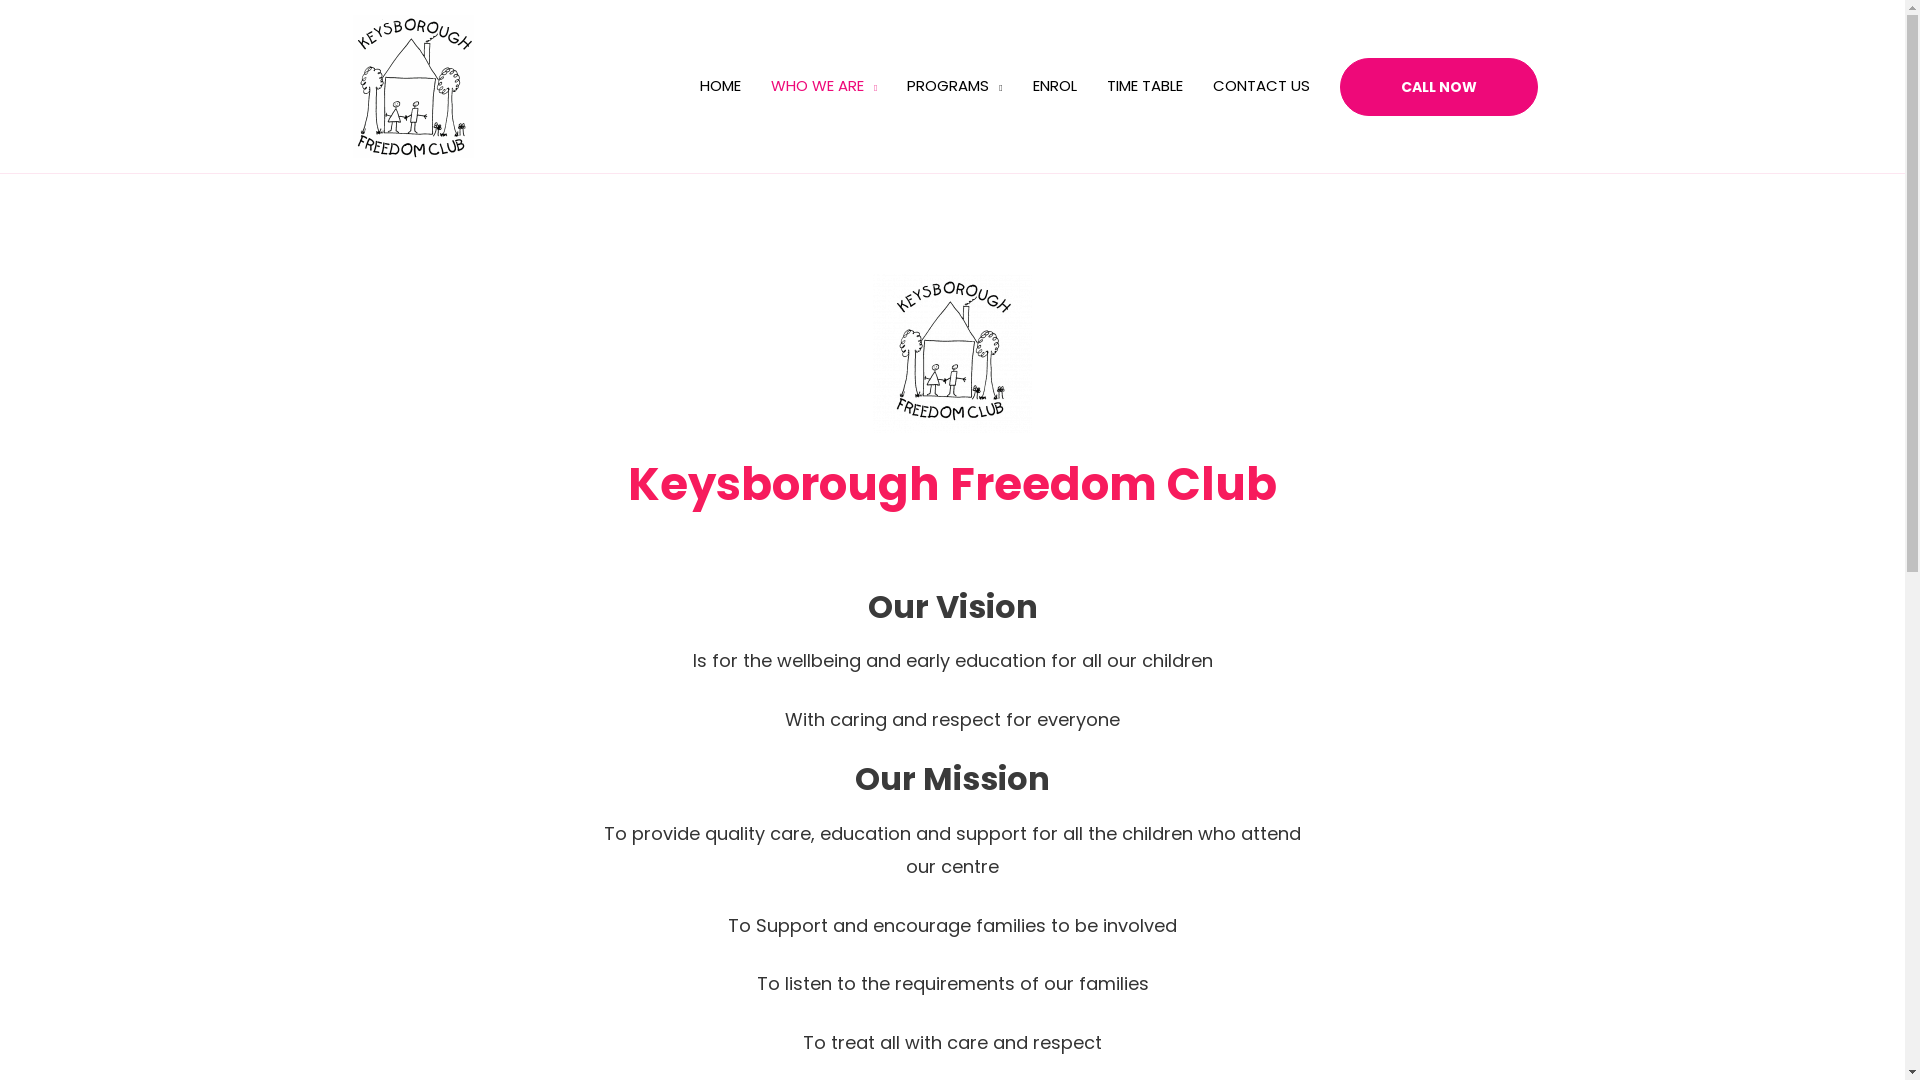 The image size is (1920, 1080). What do you see at coordinates (754, 84) in the screenshot?
I see `'WHO WE ARE'` at bounding box center [754, 84].